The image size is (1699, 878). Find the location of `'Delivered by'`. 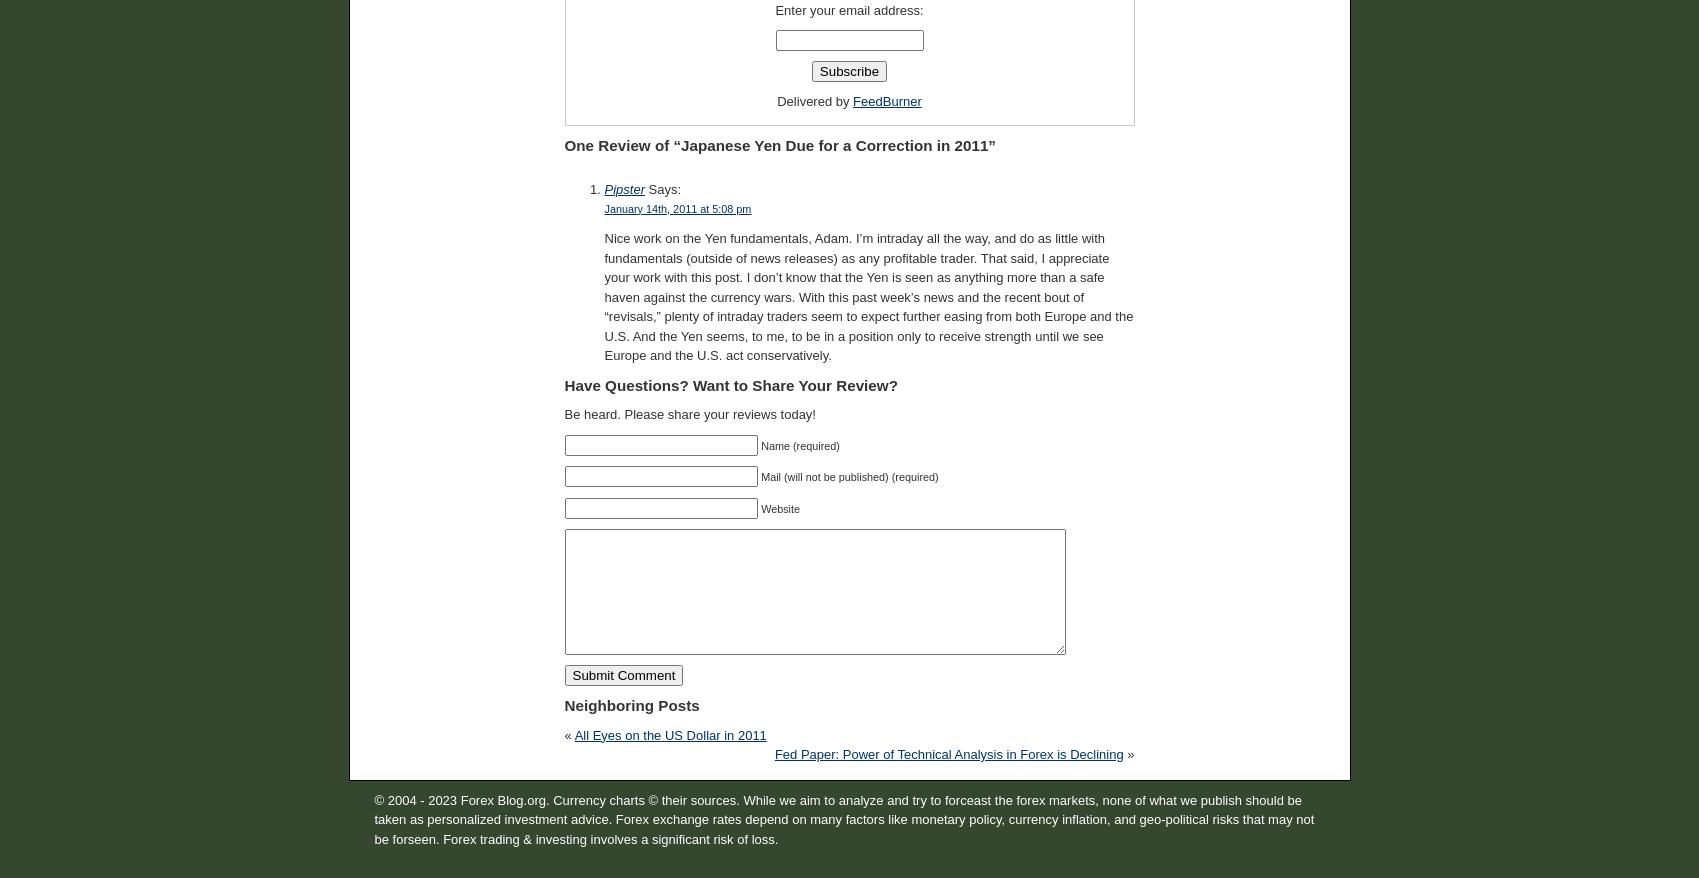

'Delivered by' is located at coordinates (815, 100).